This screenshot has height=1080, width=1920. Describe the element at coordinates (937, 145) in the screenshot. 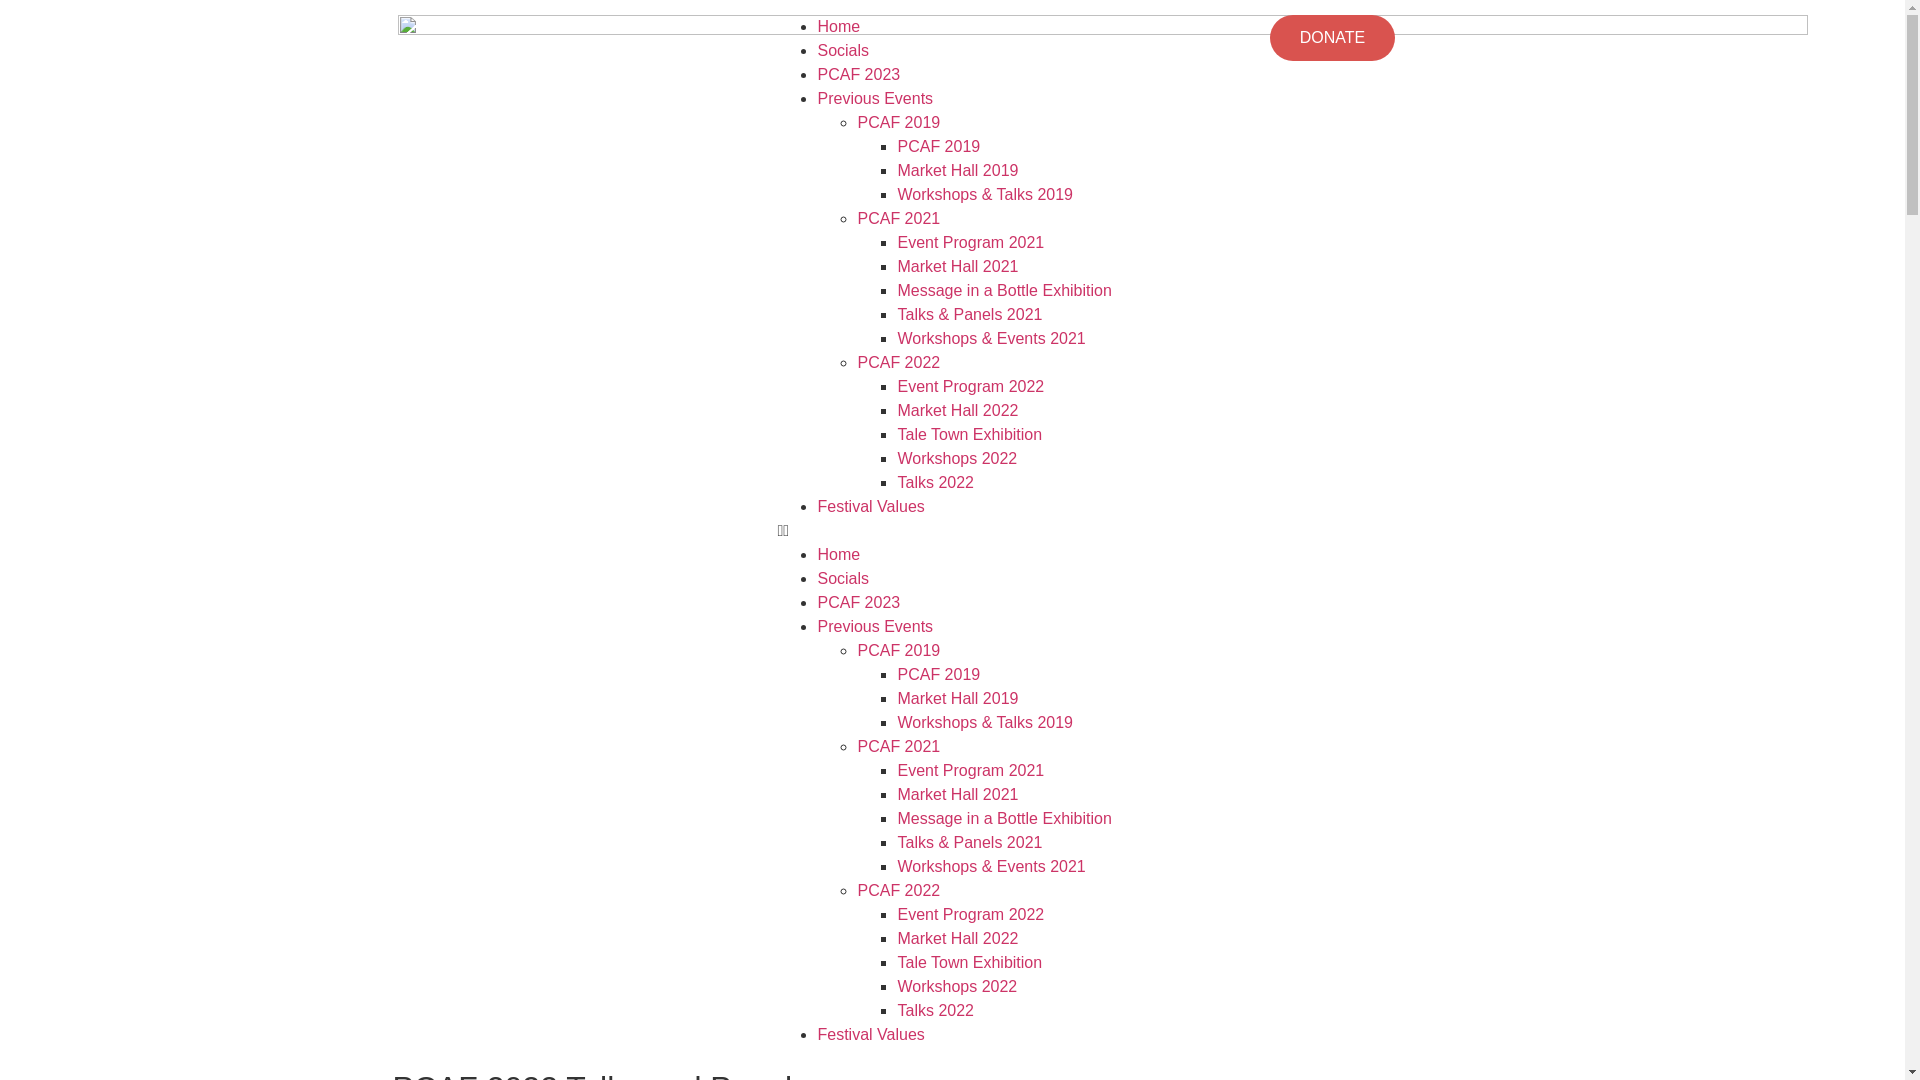

I see `'PCAF 2019'` at that location.